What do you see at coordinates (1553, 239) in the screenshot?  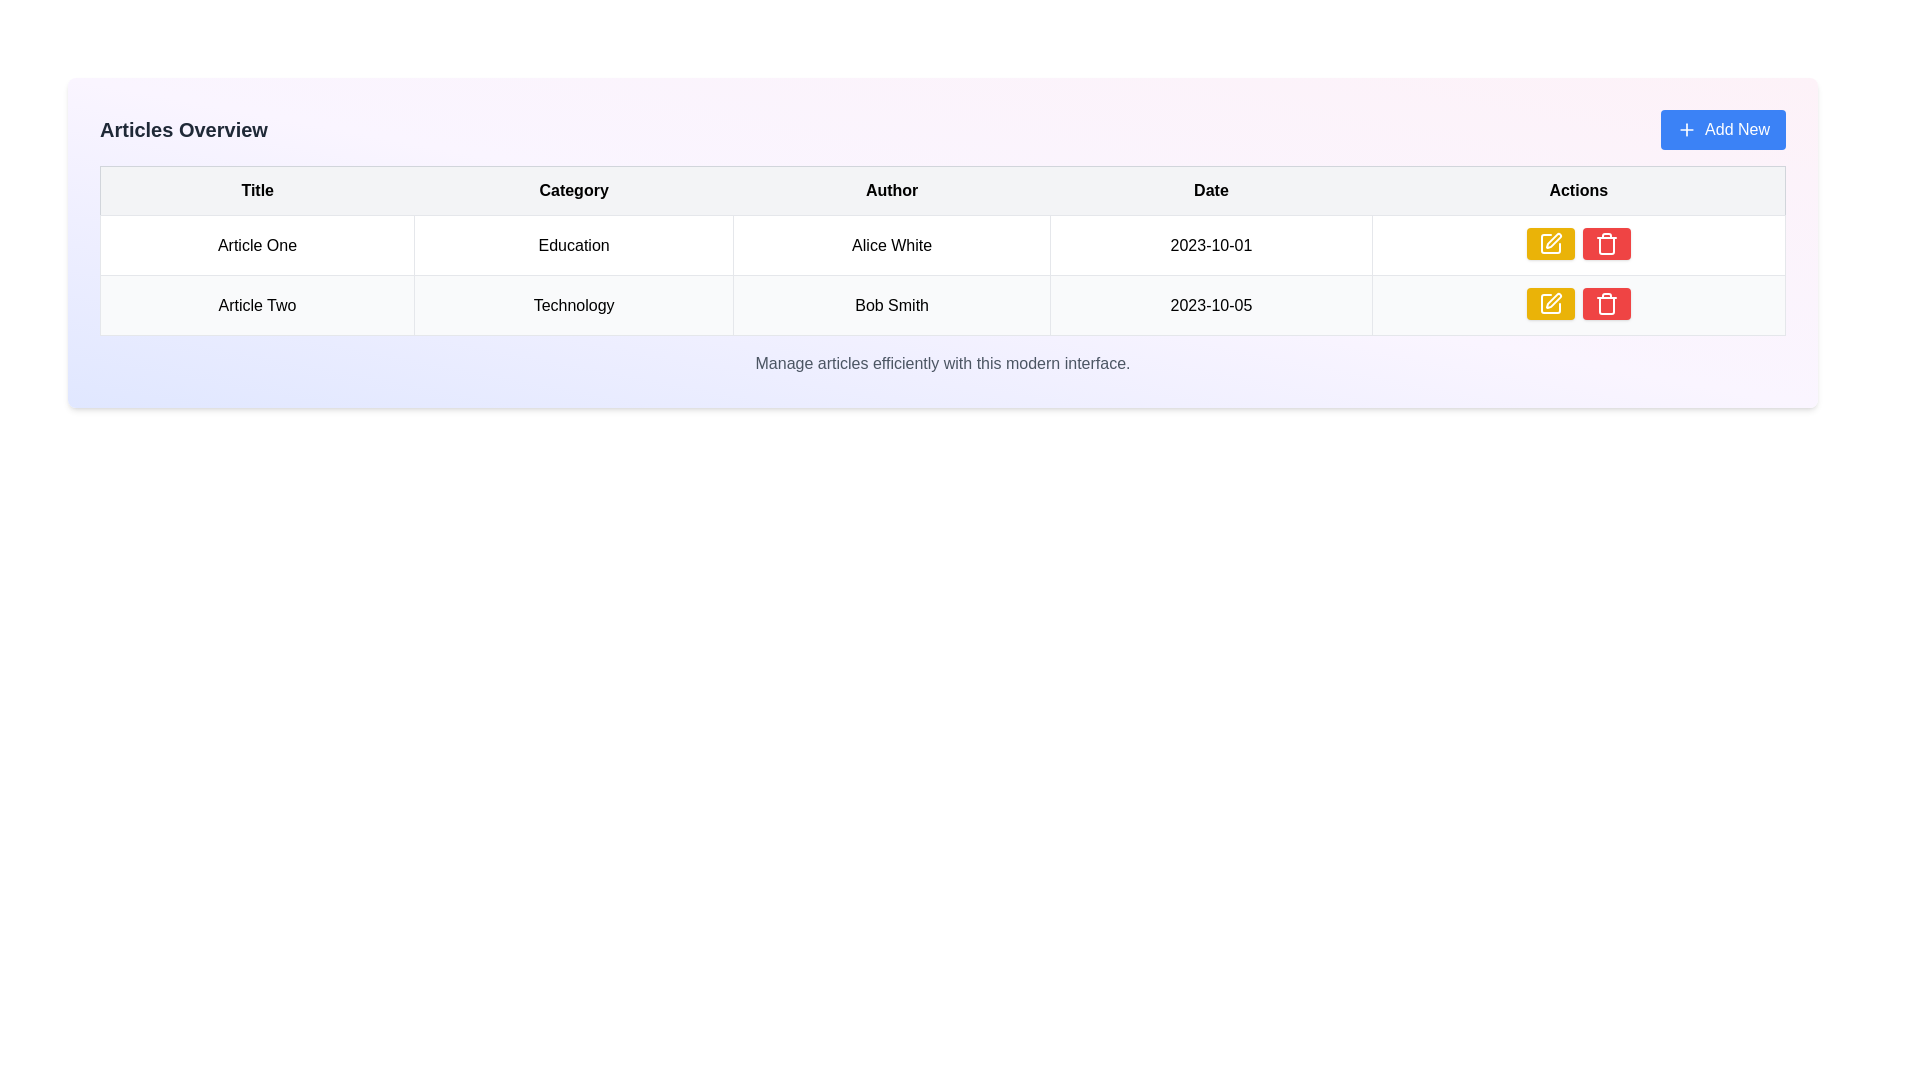 I see `the edit icon button in the Actions column corresponding to Article Two` at bounding box center [1553, 239].